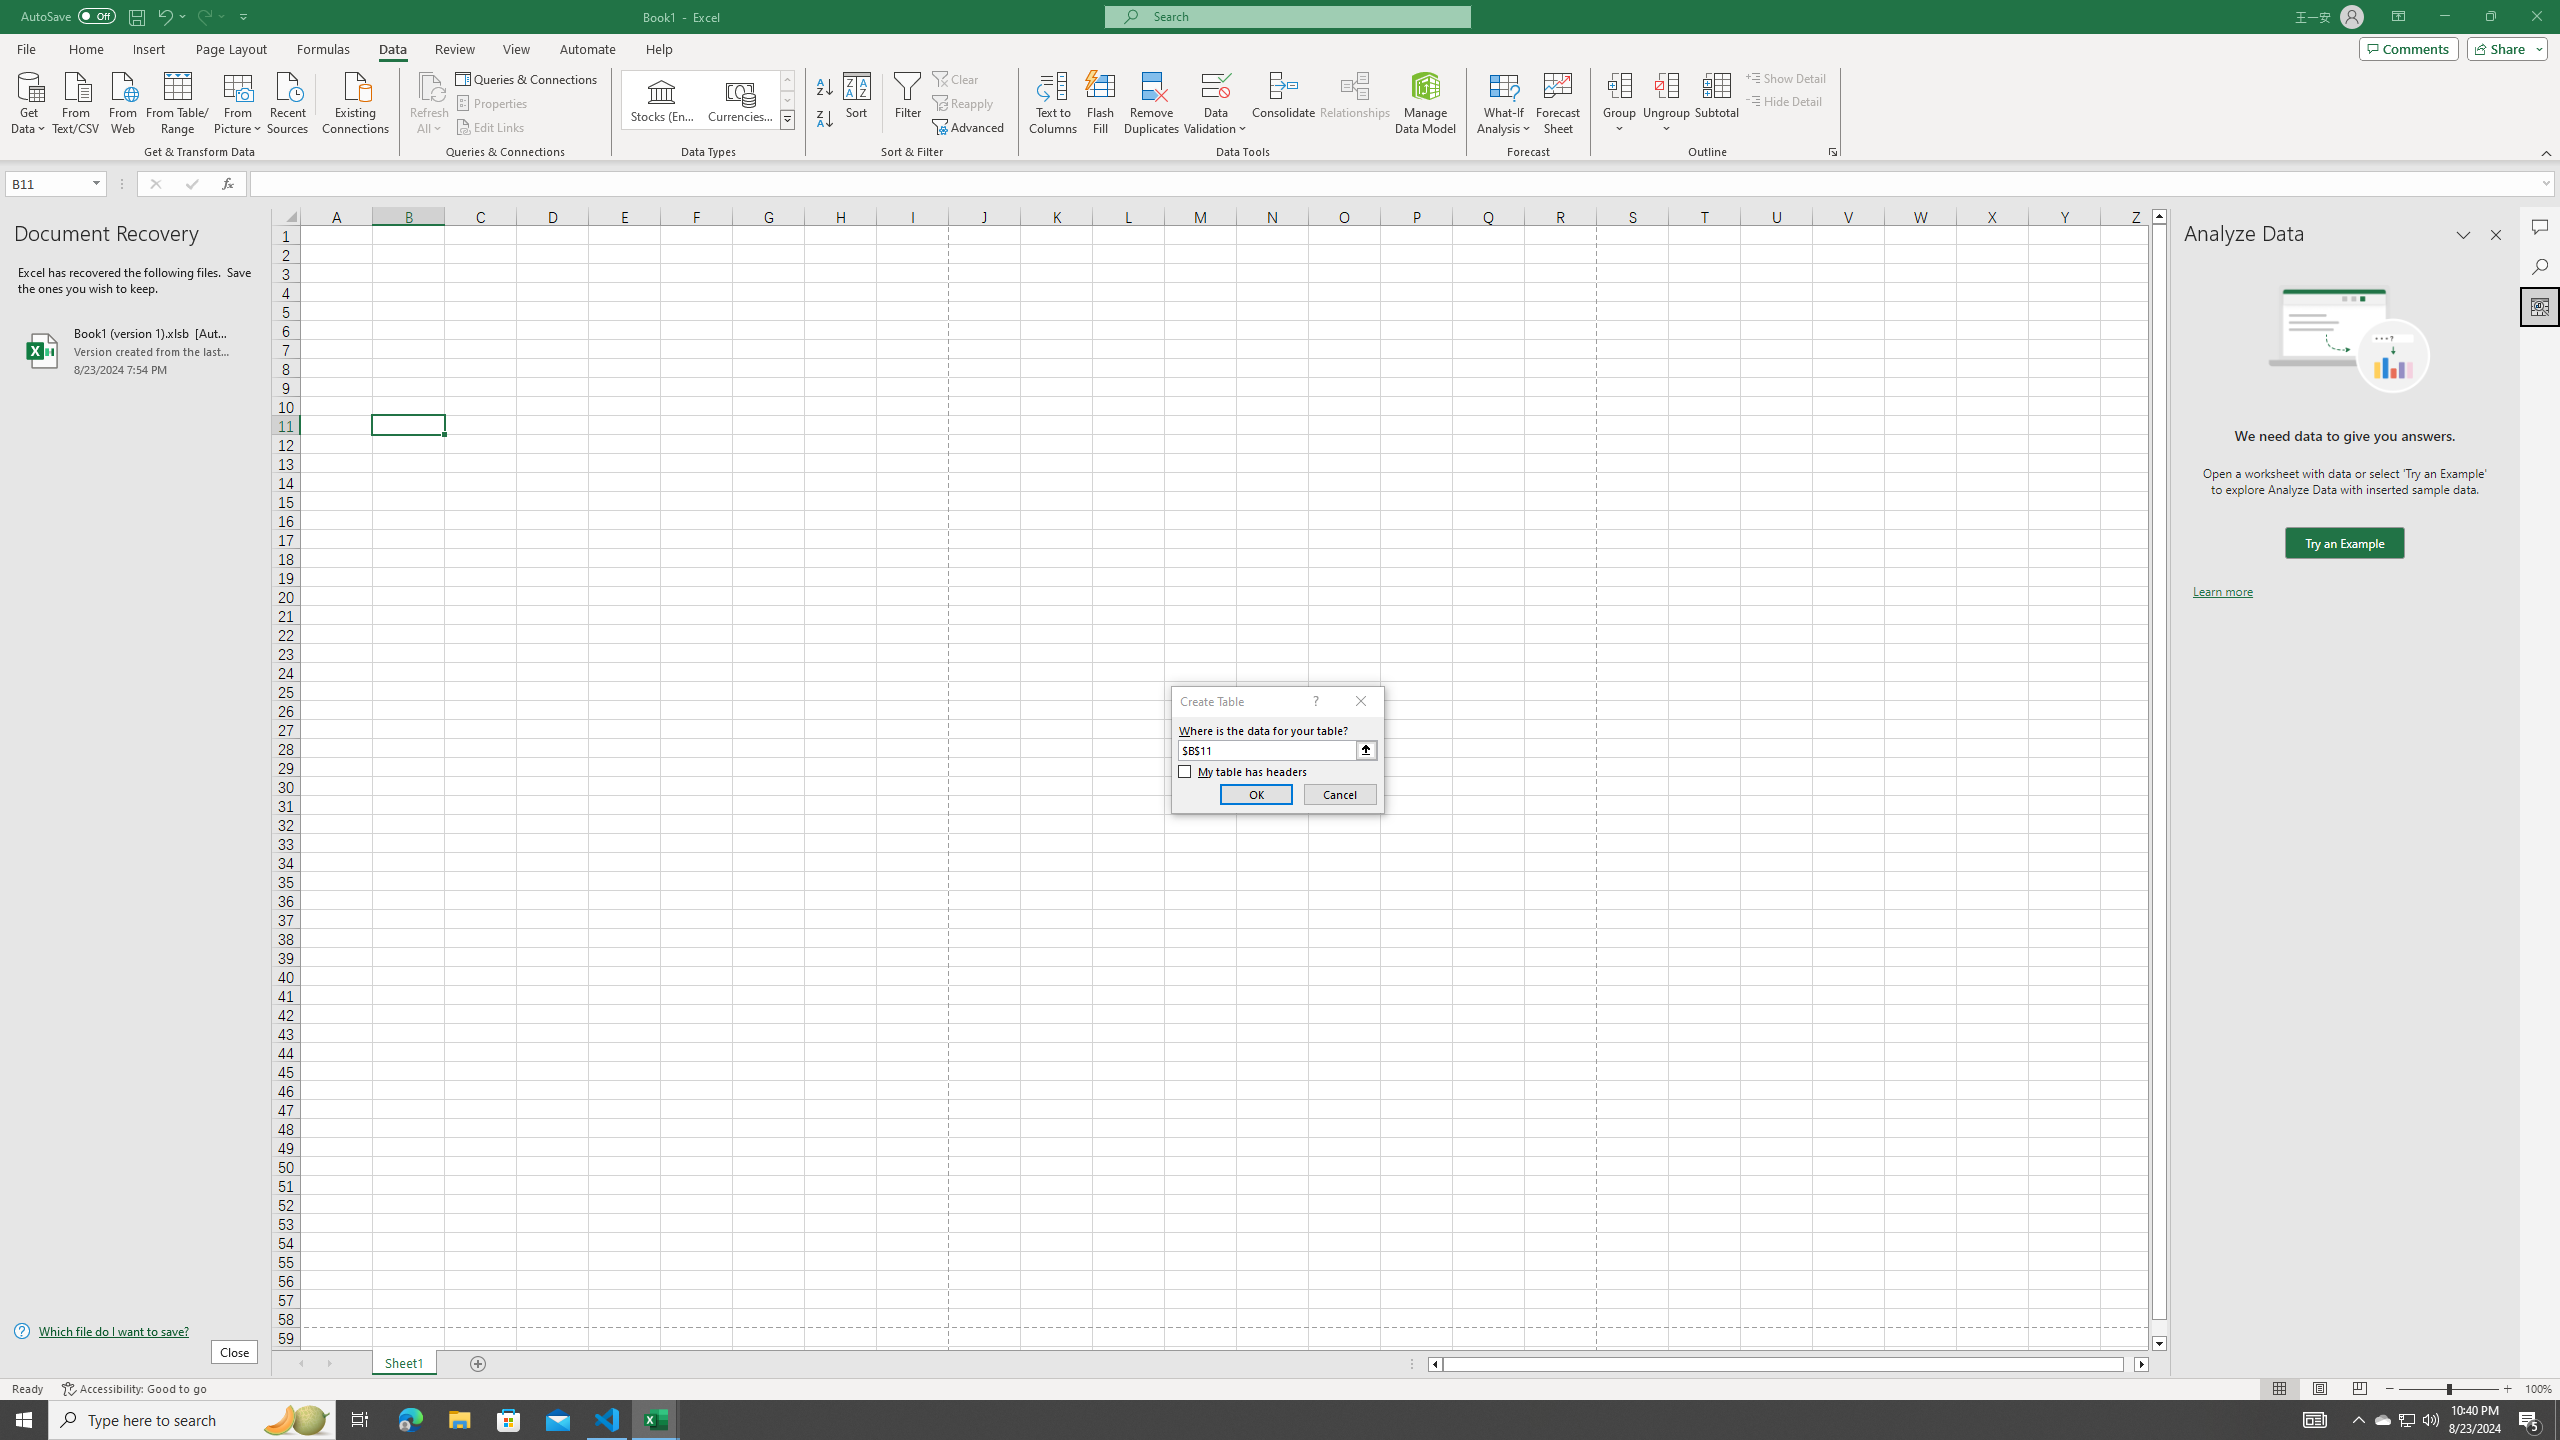 The width and height of the screenshot is (2560, 1440). I want to click on 'Line up', so click(2159, 215).